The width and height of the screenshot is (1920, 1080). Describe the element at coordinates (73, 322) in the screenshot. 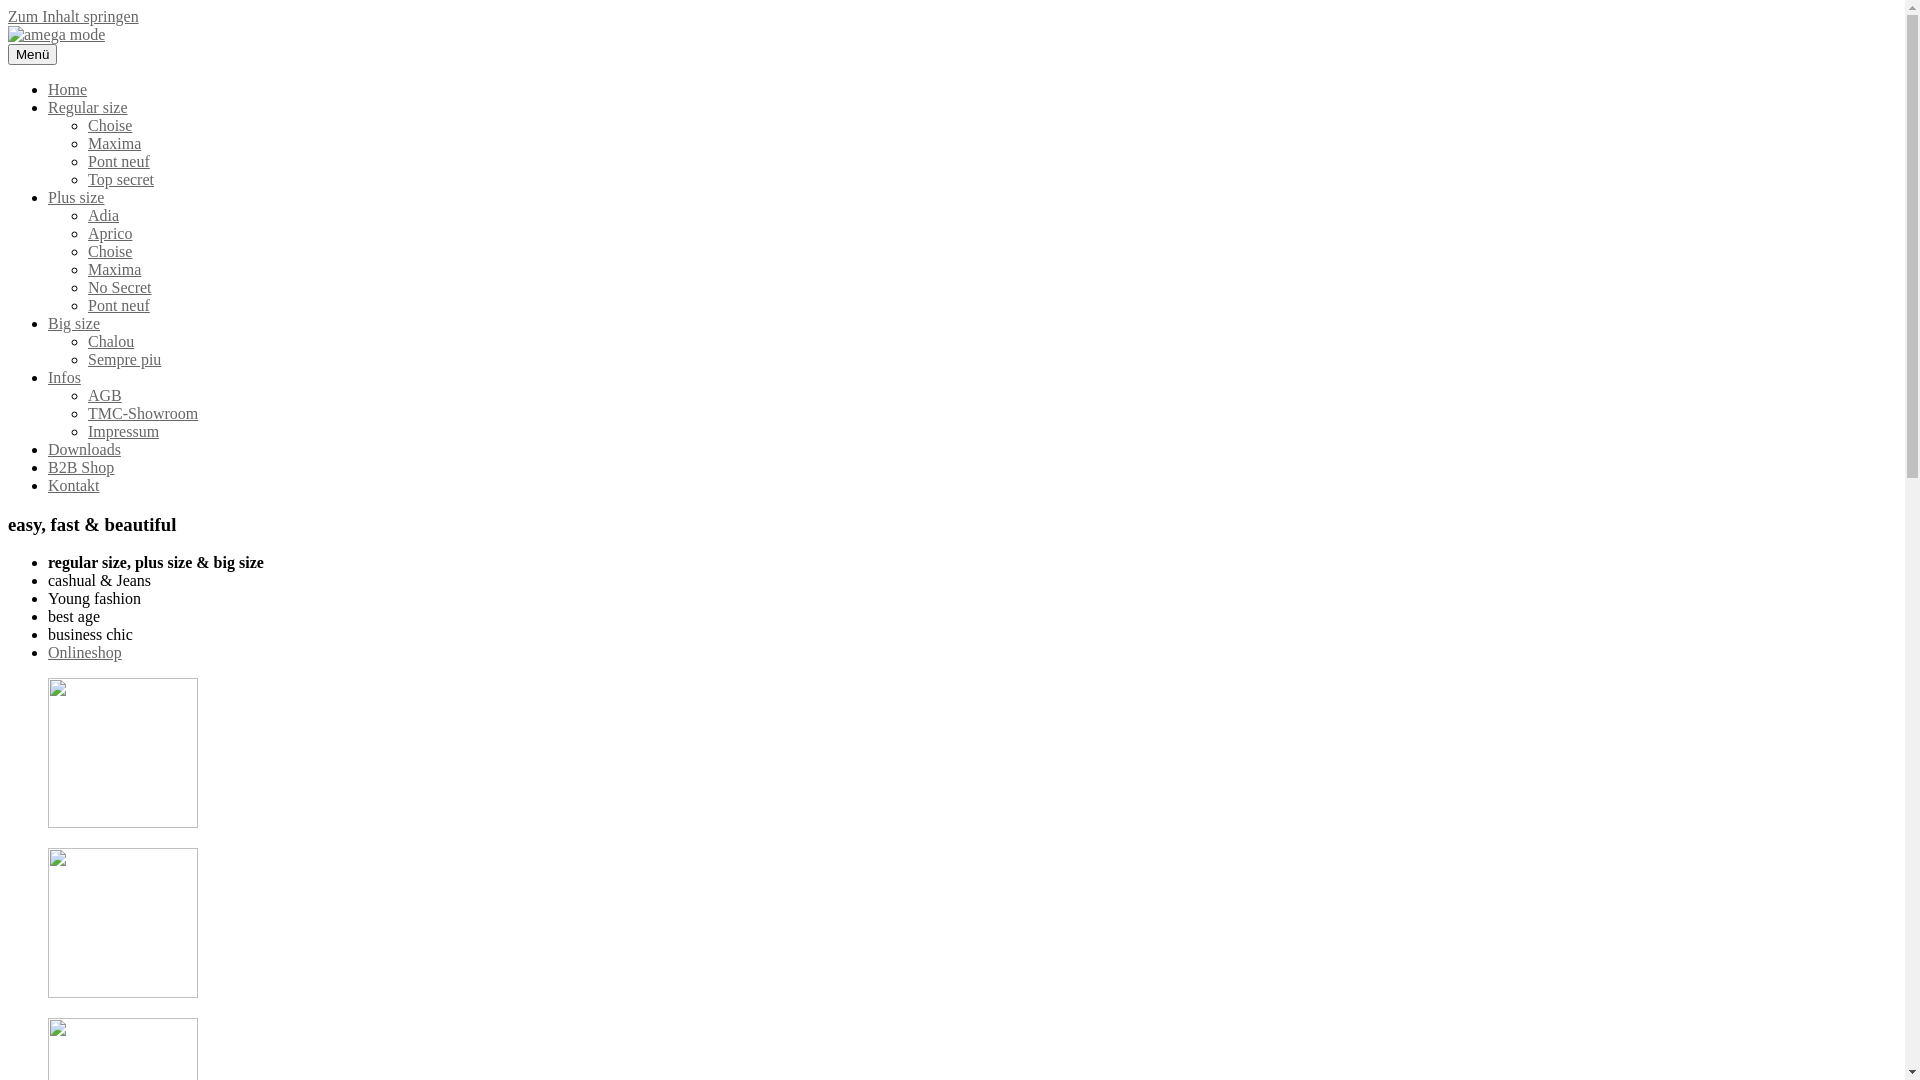

I see `'Big size'` at that location.